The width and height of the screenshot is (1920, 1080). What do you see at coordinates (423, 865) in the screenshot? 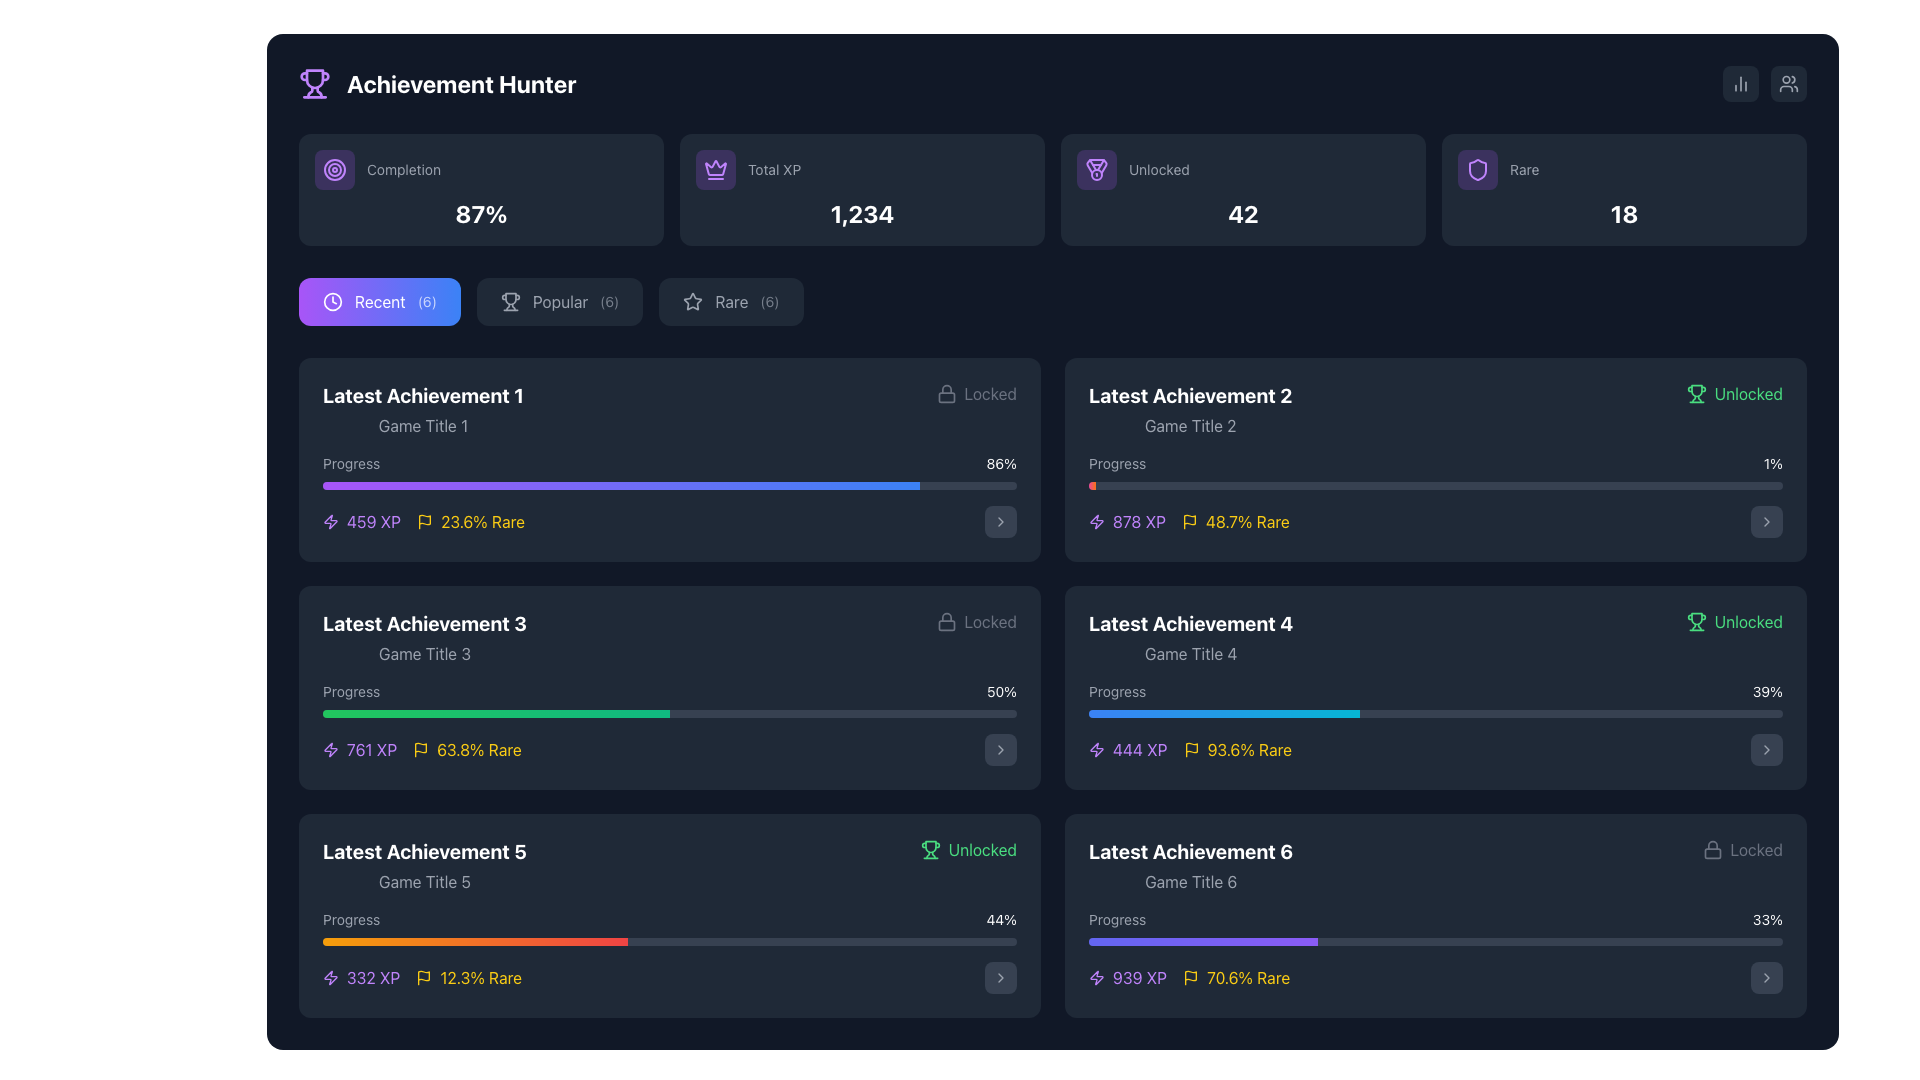
I see `the text label displaying 'Latest Achievement 5'` at bounding box center [423, 865].